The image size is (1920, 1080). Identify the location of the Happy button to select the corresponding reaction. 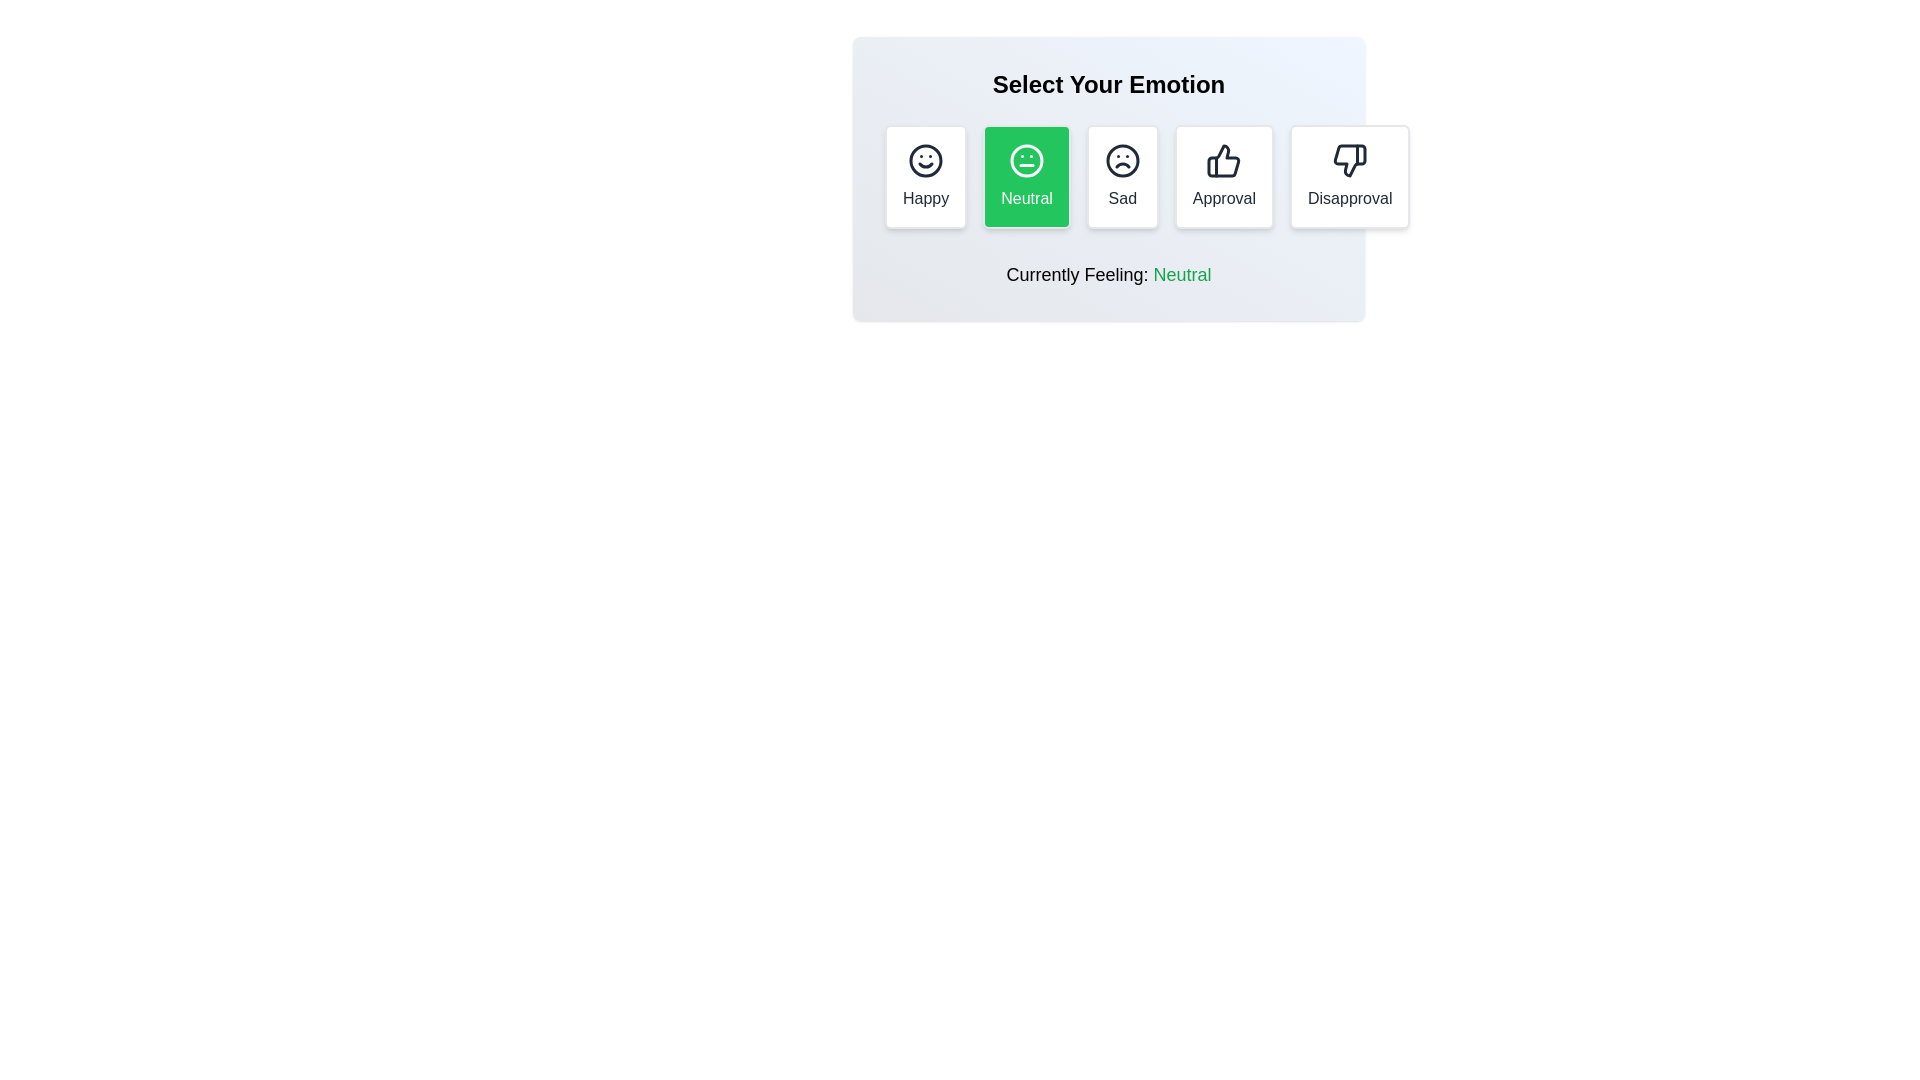
(925, 176).